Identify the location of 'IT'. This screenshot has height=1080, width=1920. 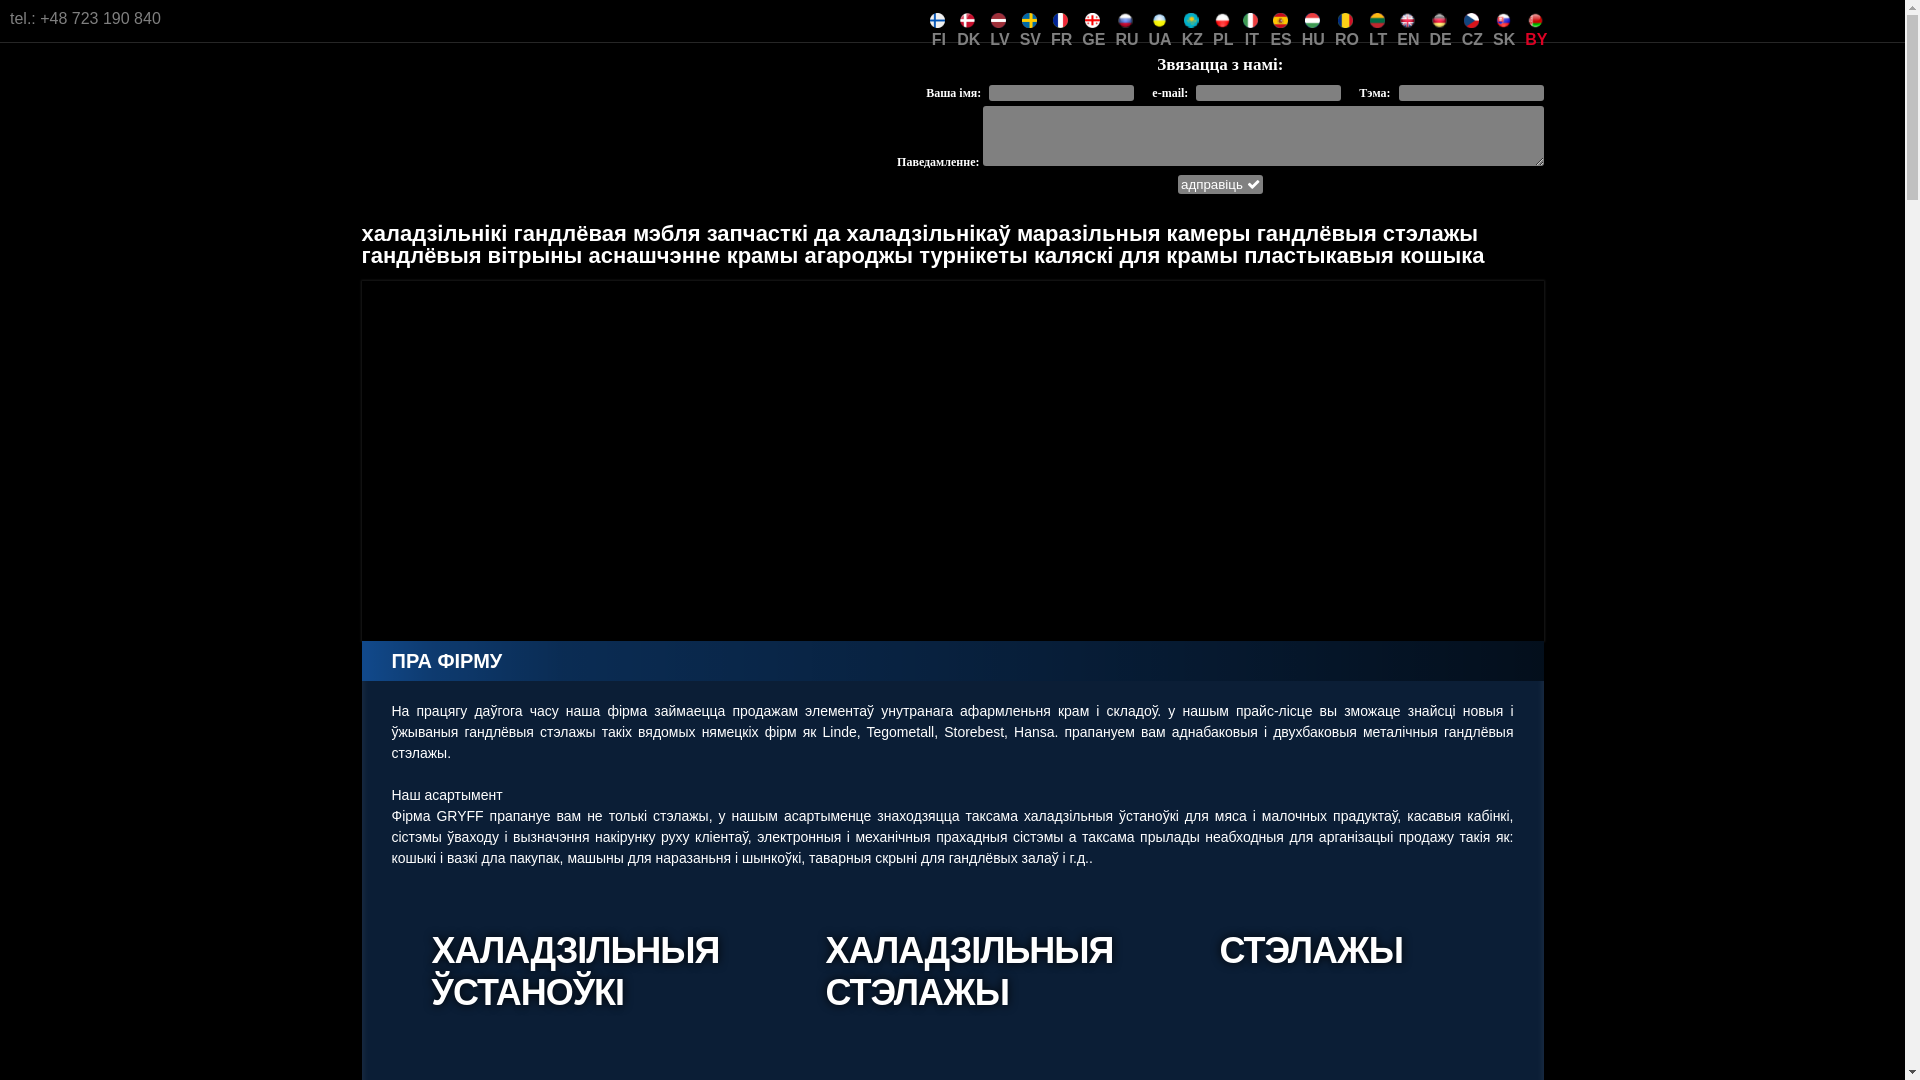
(1250, 19).